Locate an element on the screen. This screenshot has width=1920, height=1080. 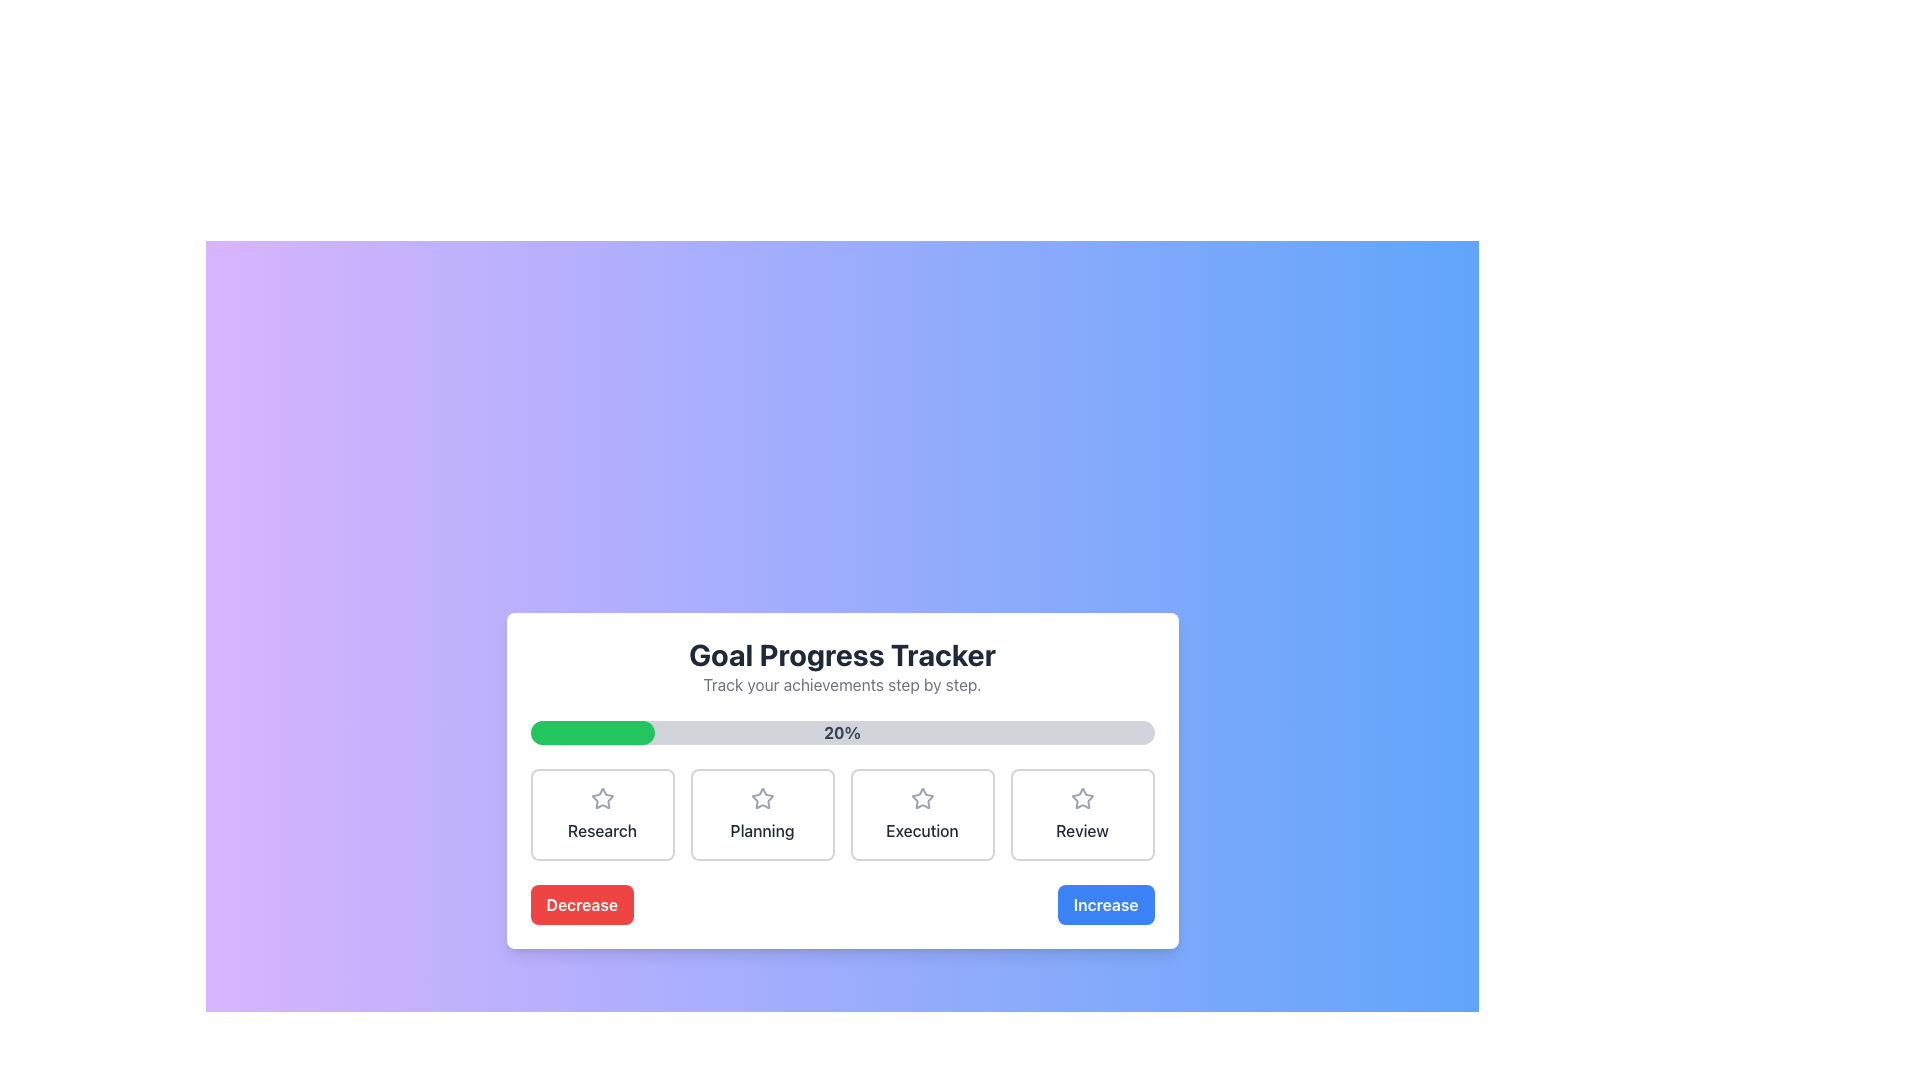
the static text block displaying the word 'Execution', which is centered beneath a star icon and is the third step in a horizontal sequence of four steps is located at coordinates (921, 830).